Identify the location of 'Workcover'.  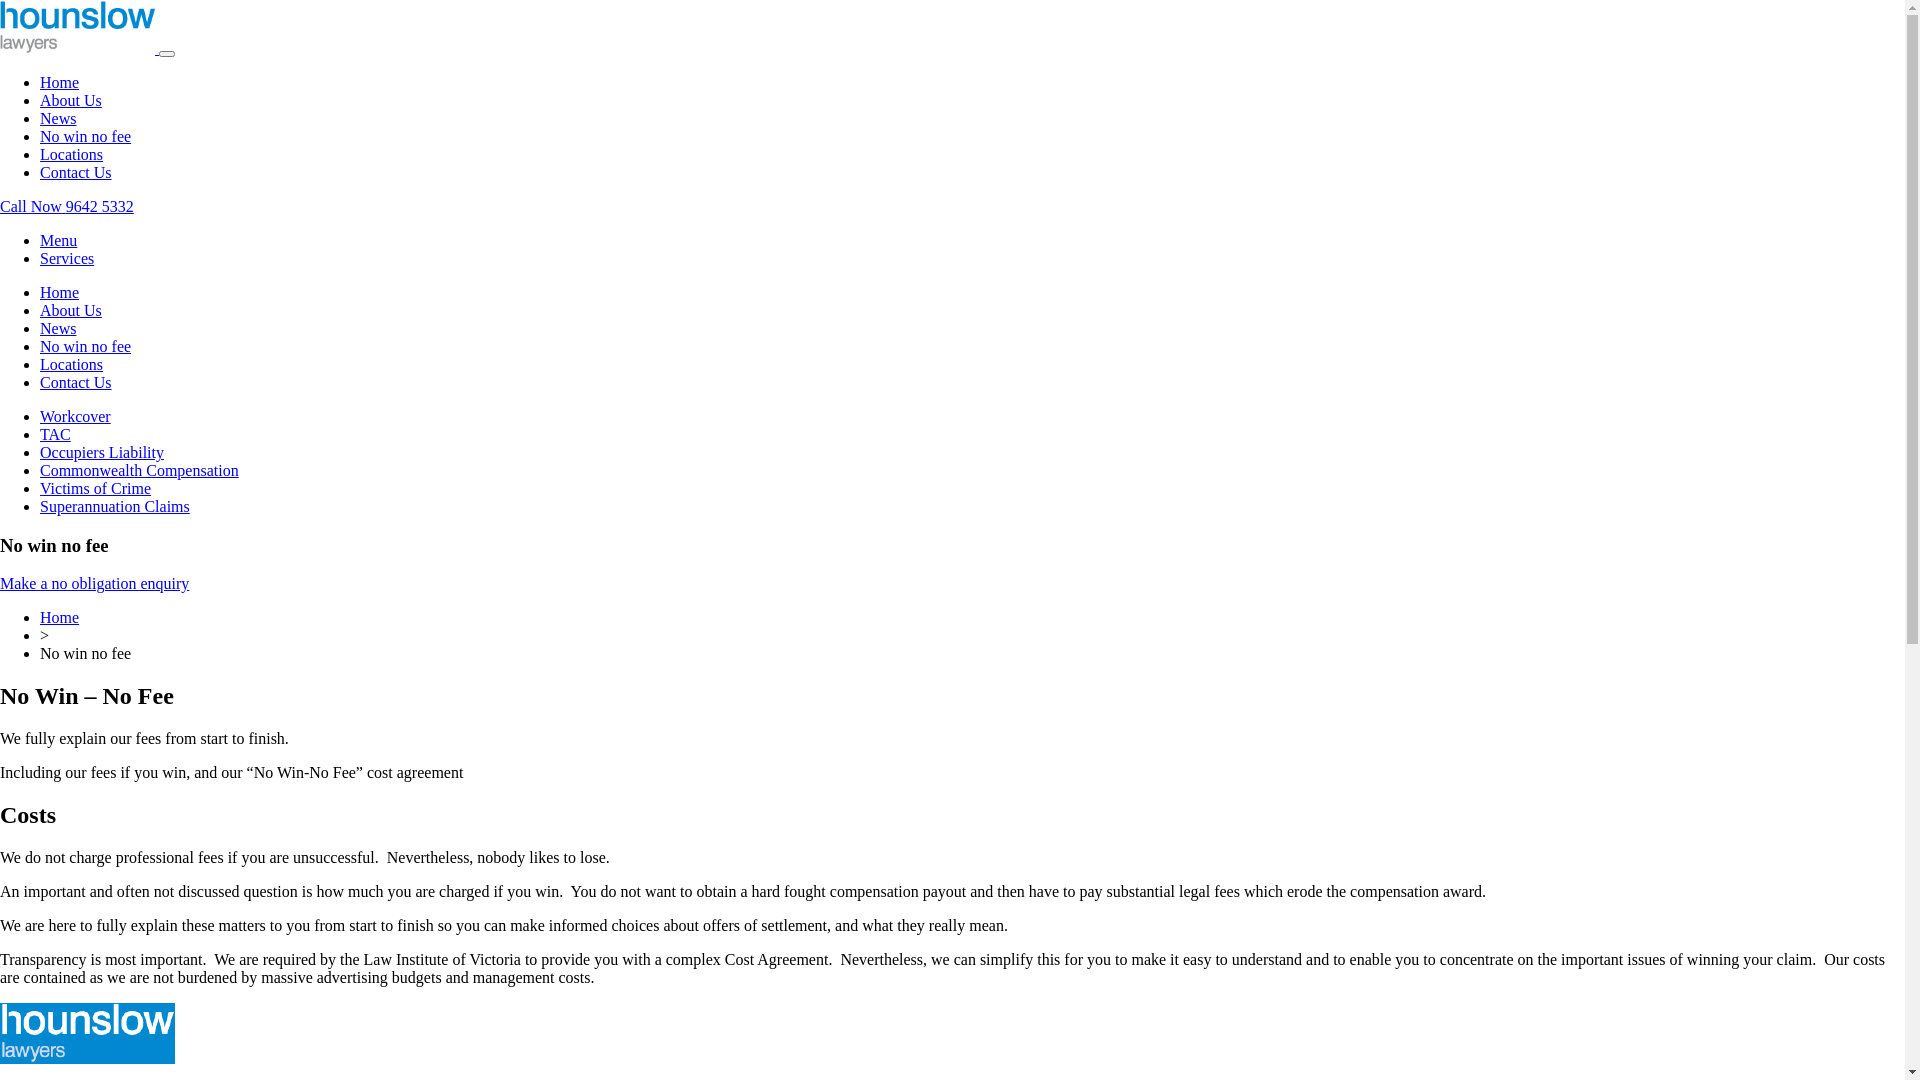
(75, 415).